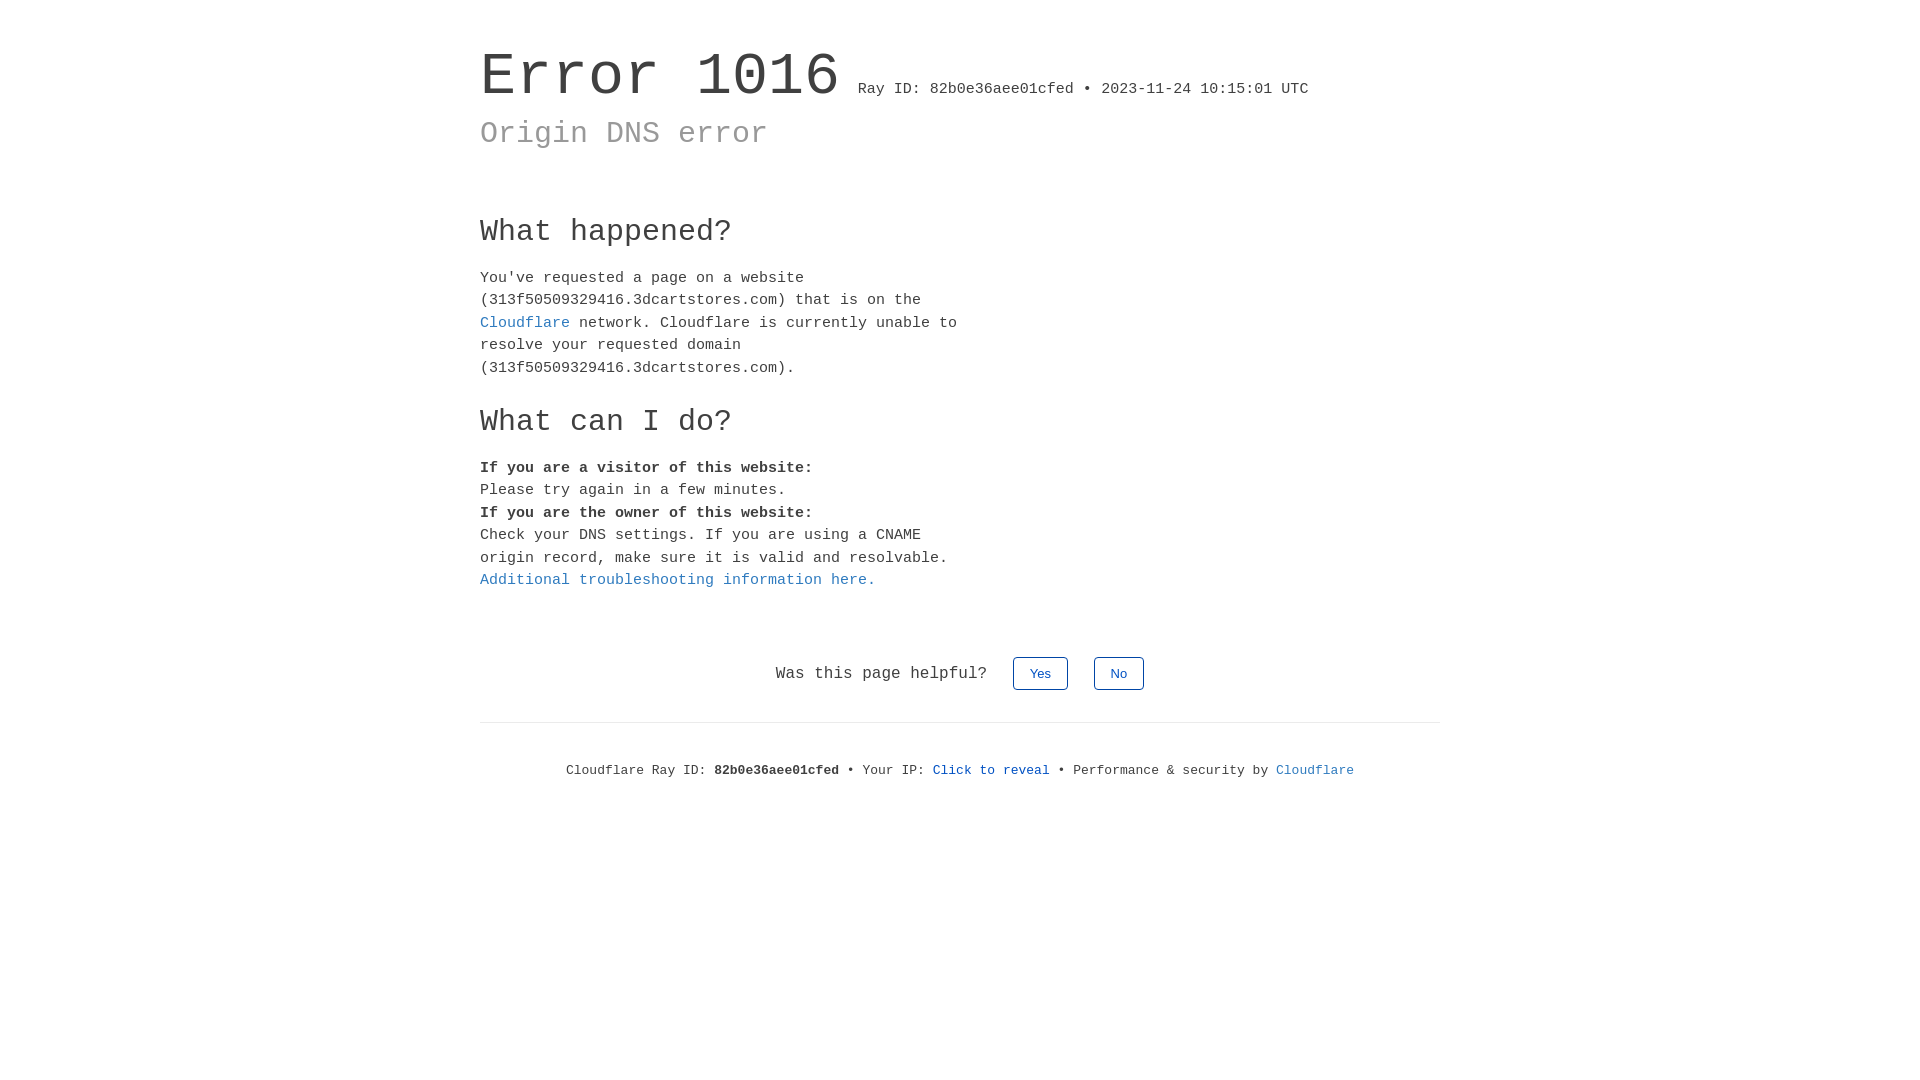 The height and width of the screenshot is (1080, 1920). What do you see at coordinates (1040, 672) in the screenshot?
I see `'Yes'` at bounding box center [1040, 672].